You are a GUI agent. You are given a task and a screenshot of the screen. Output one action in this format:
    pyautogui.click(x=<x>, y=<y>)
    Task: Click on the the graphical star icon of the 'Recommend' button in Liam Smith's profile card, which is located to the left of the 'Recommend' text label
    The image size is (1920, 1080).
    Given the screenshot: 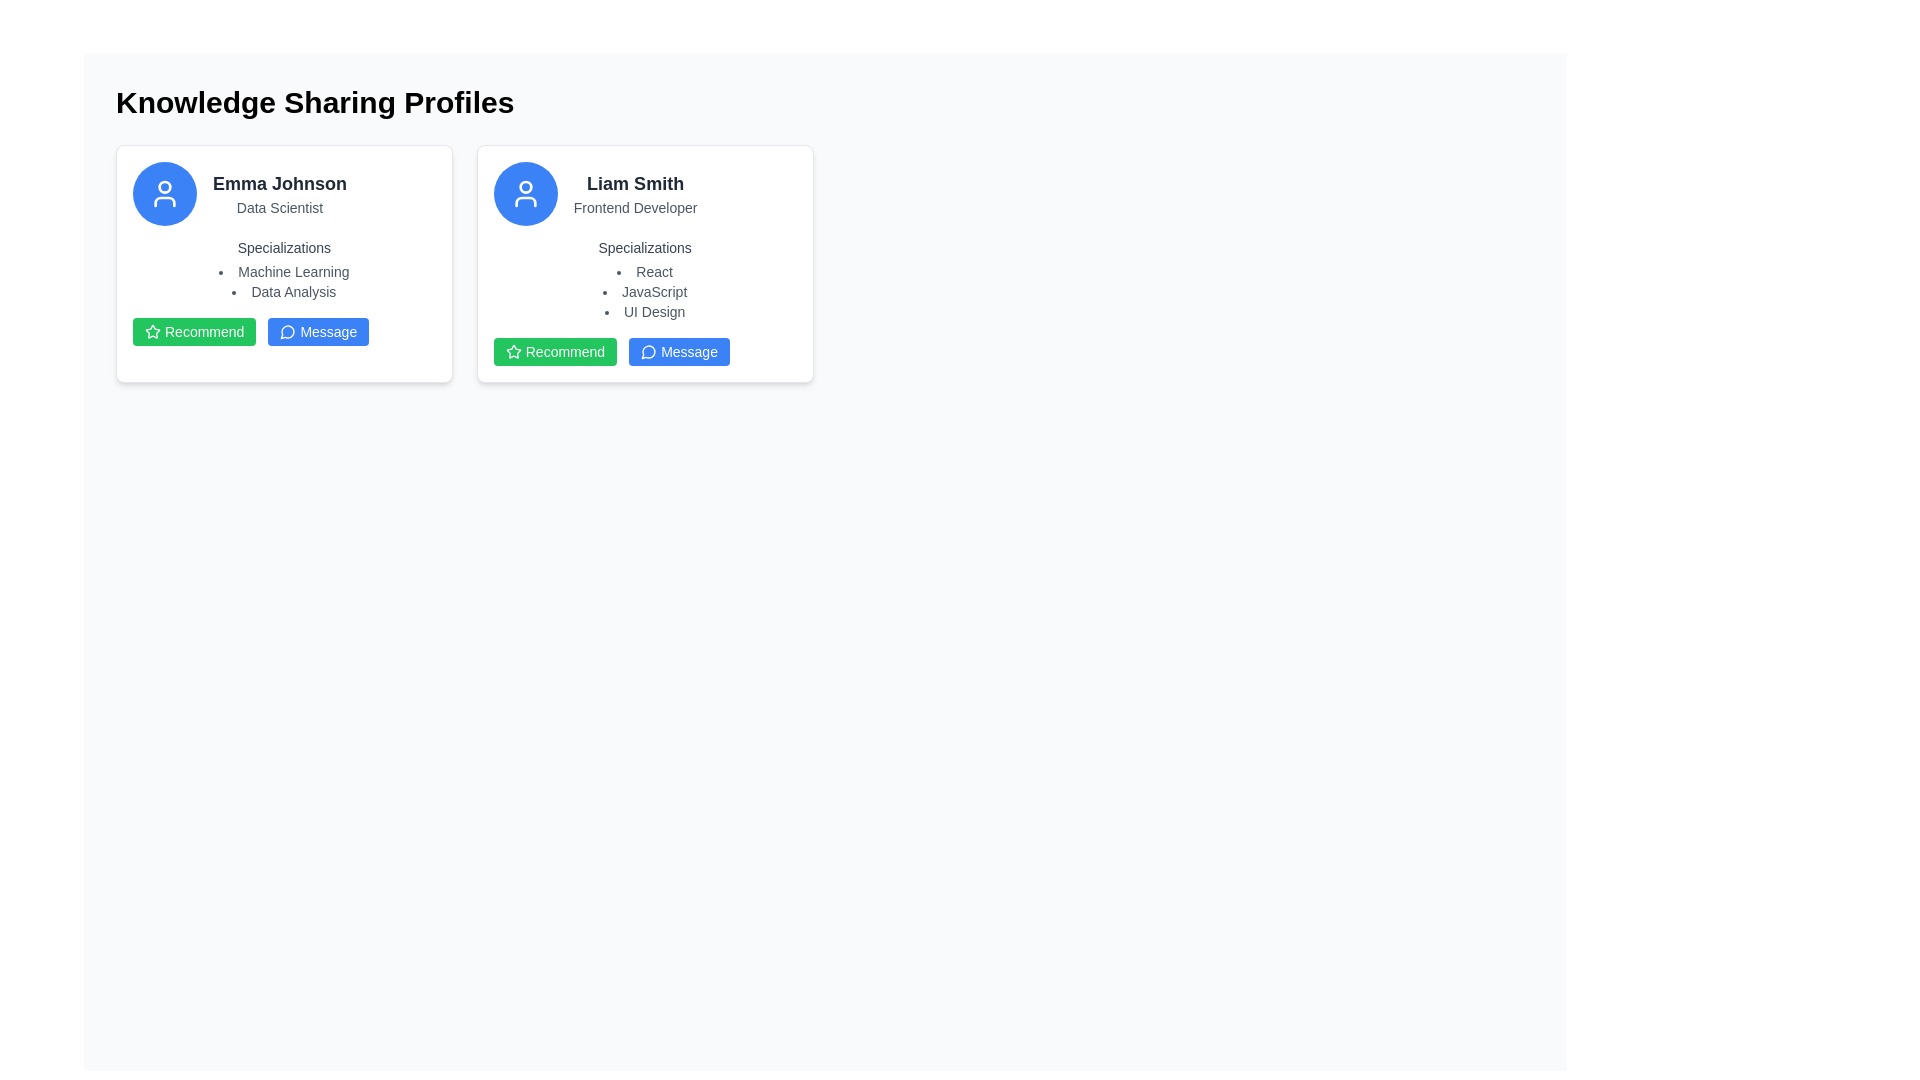 What is the action you would take?
    pyautogui.click(x=513, y=350)
    